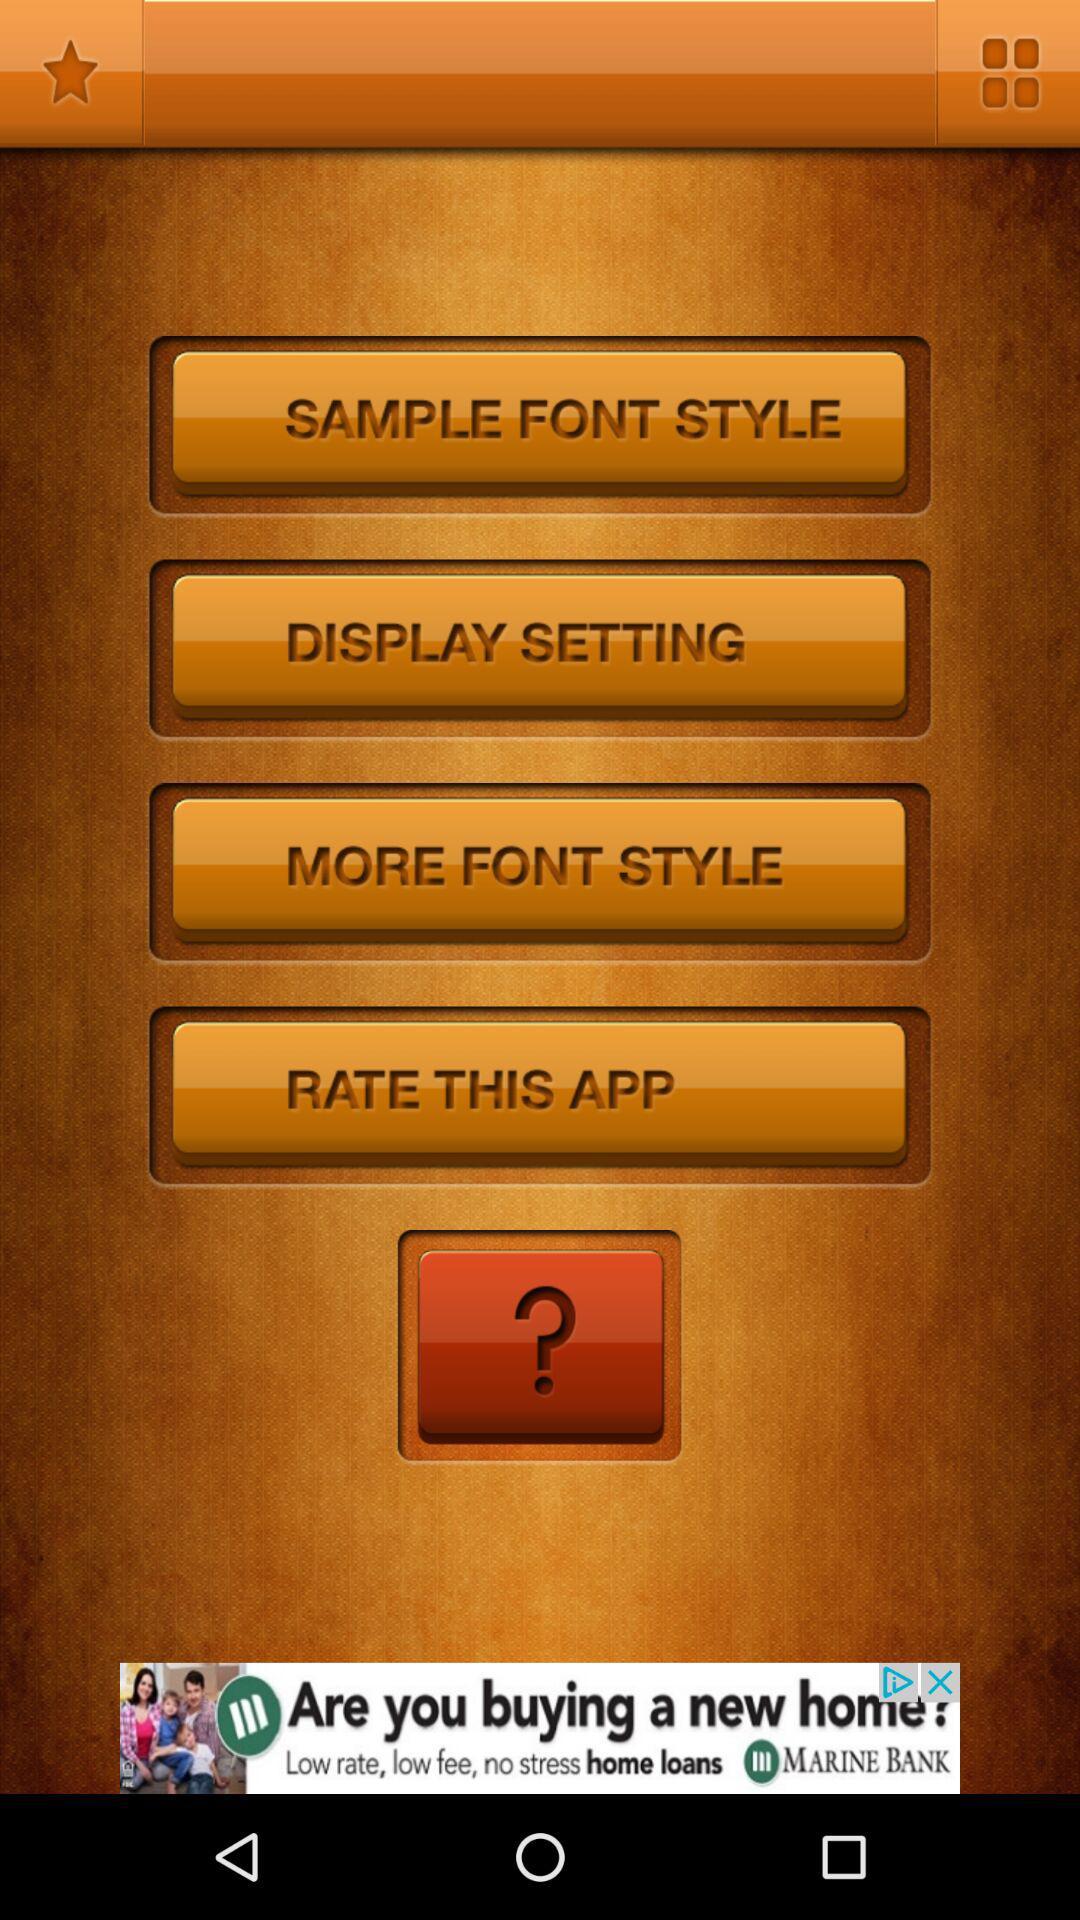 The image size is (1080, 1920). I want to click on sample fonts, so click(540, 426).